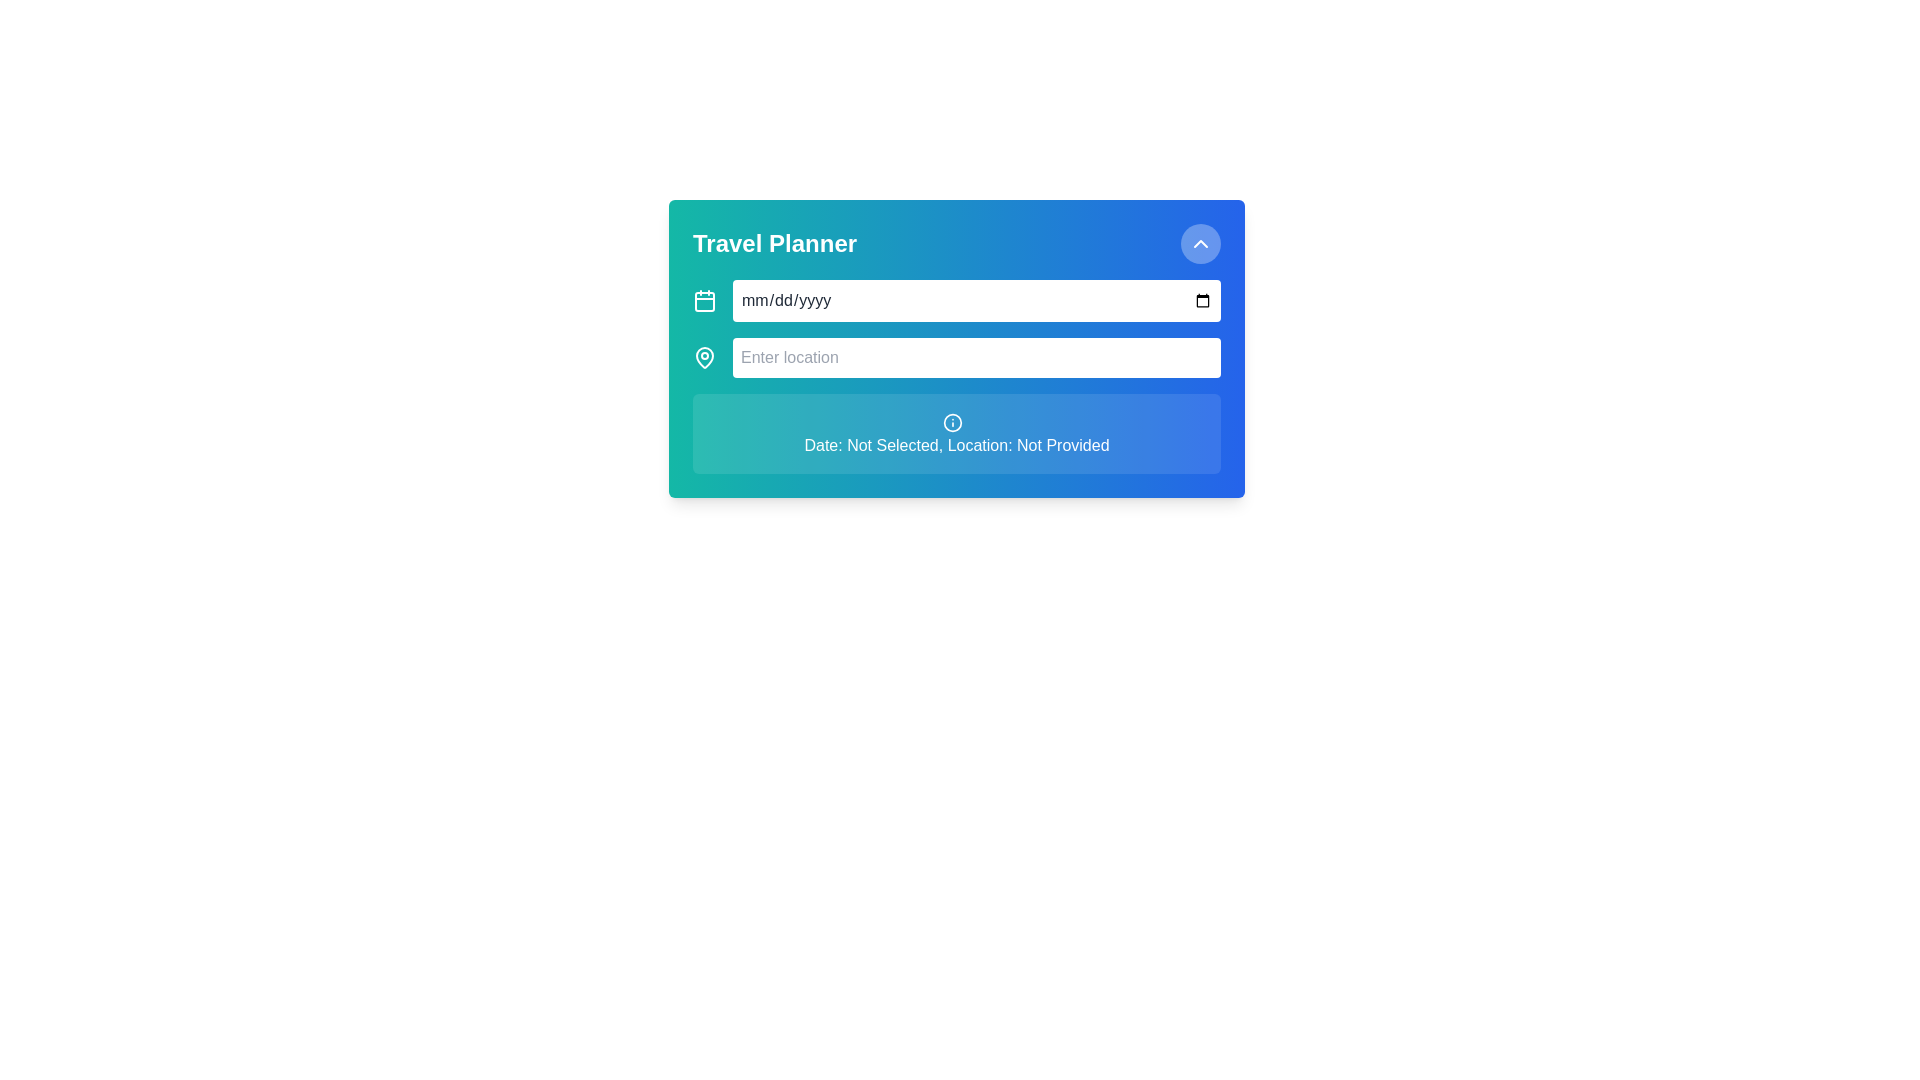  I want to click on the Date input field located below the title 'Travel Planner' to focus and enter a date, so click(955, 300).